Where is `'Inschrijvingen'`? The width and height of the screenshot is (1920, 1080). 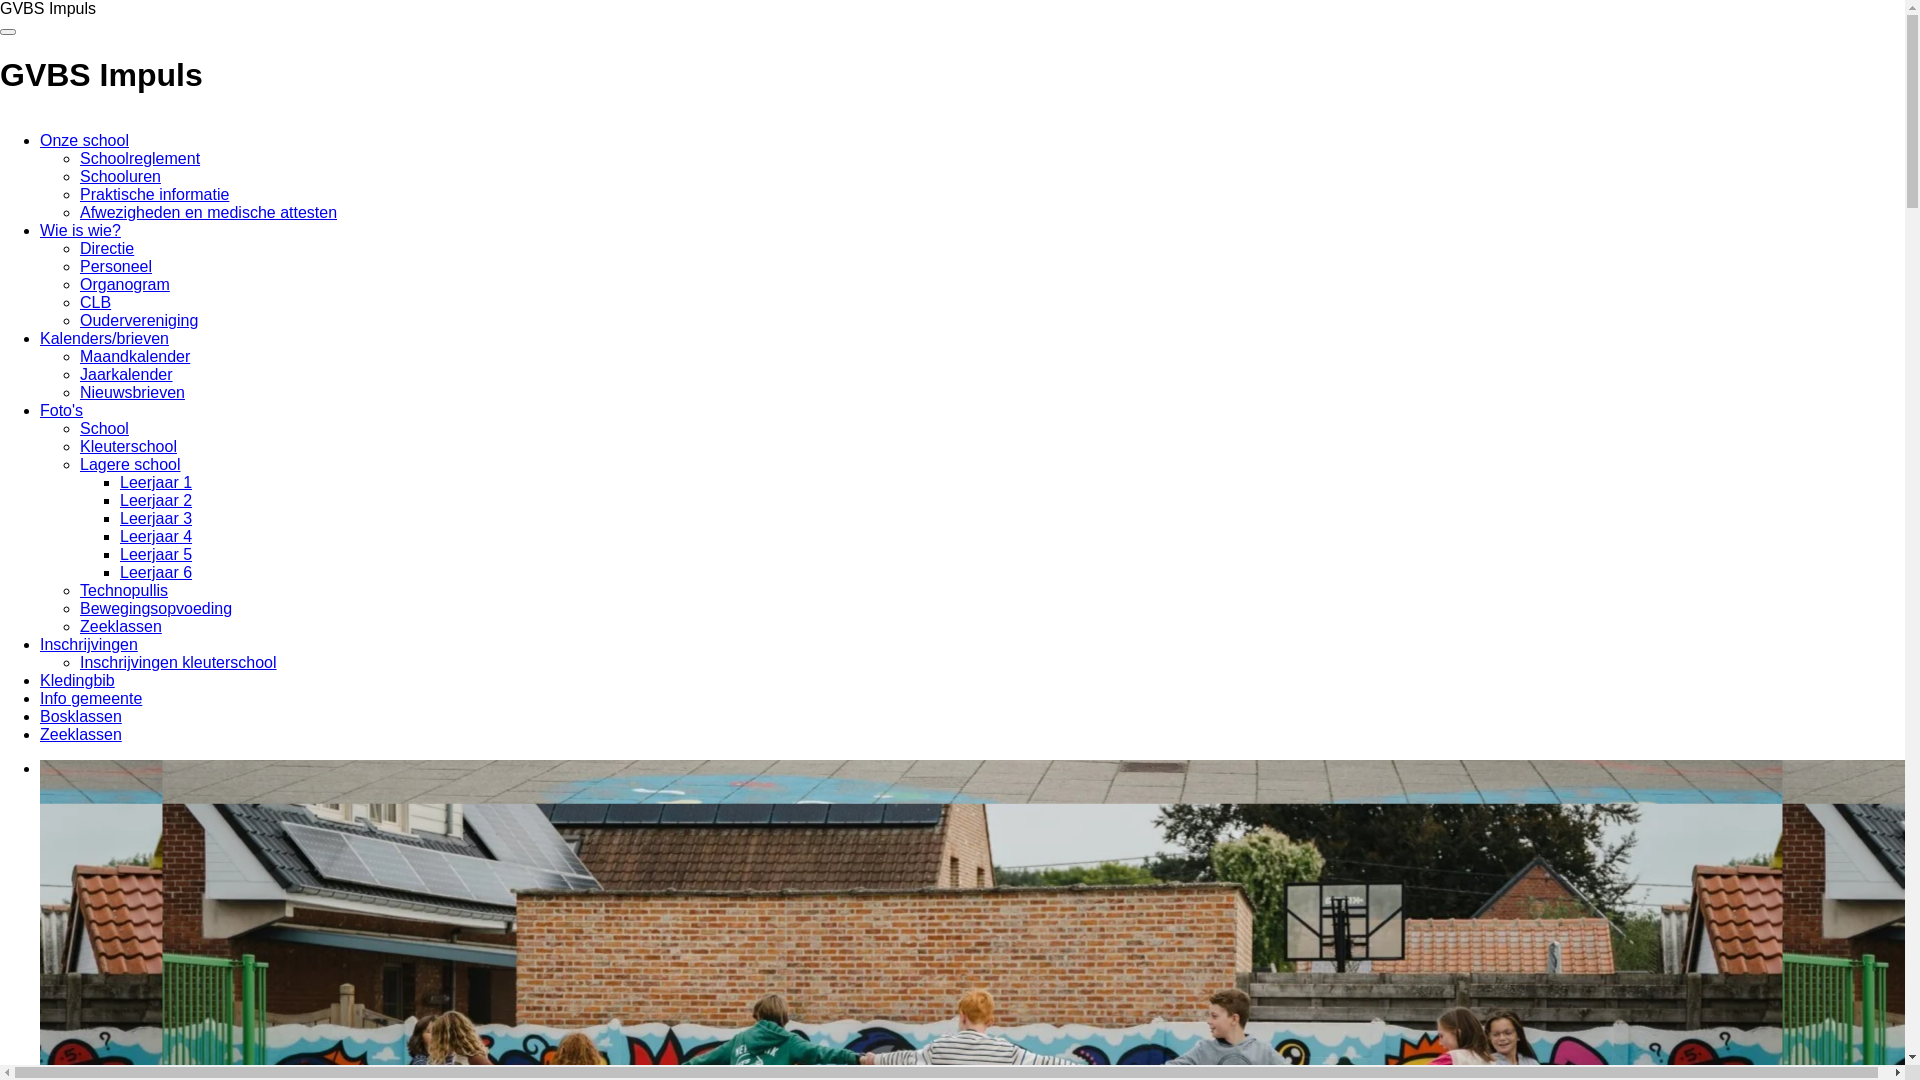 'Inschrijvingen' is located at coordinates (88, 644).